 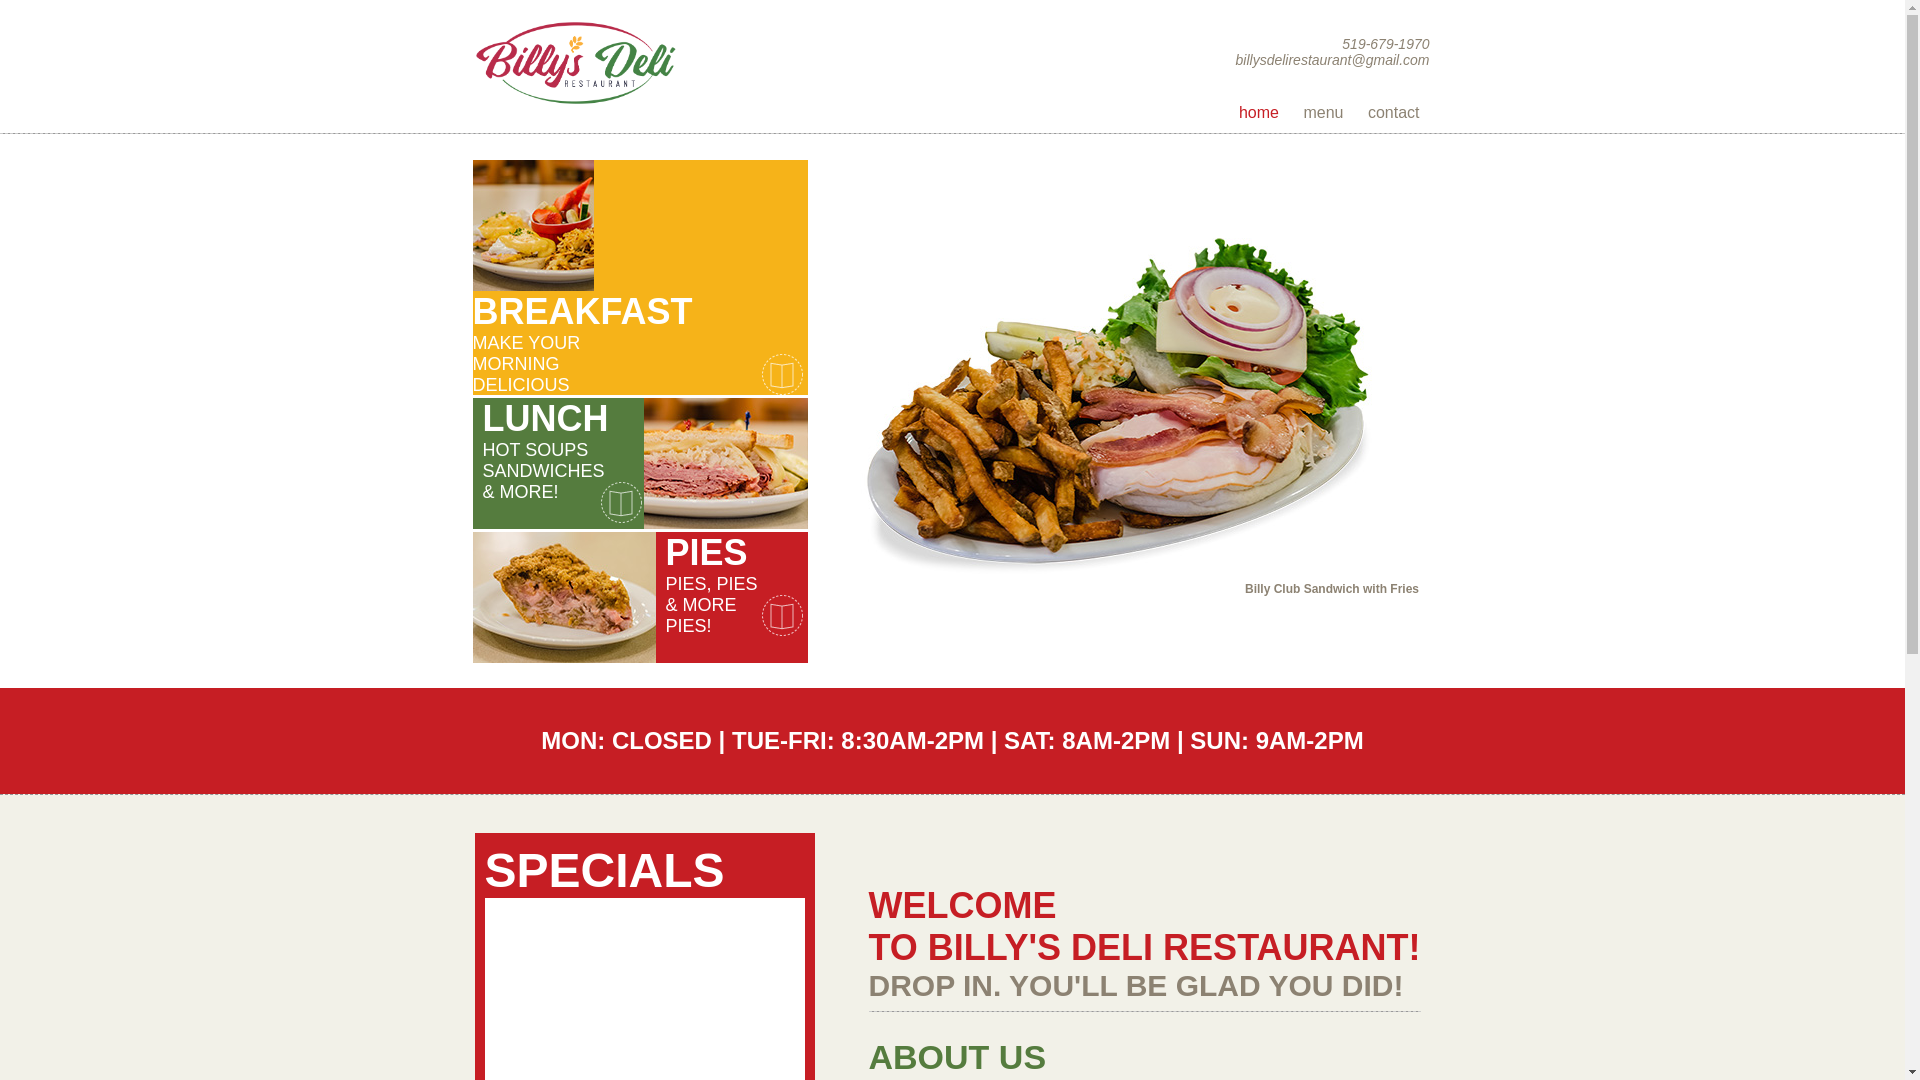 I want to click on 'menu', so click(x=1323, y=112).